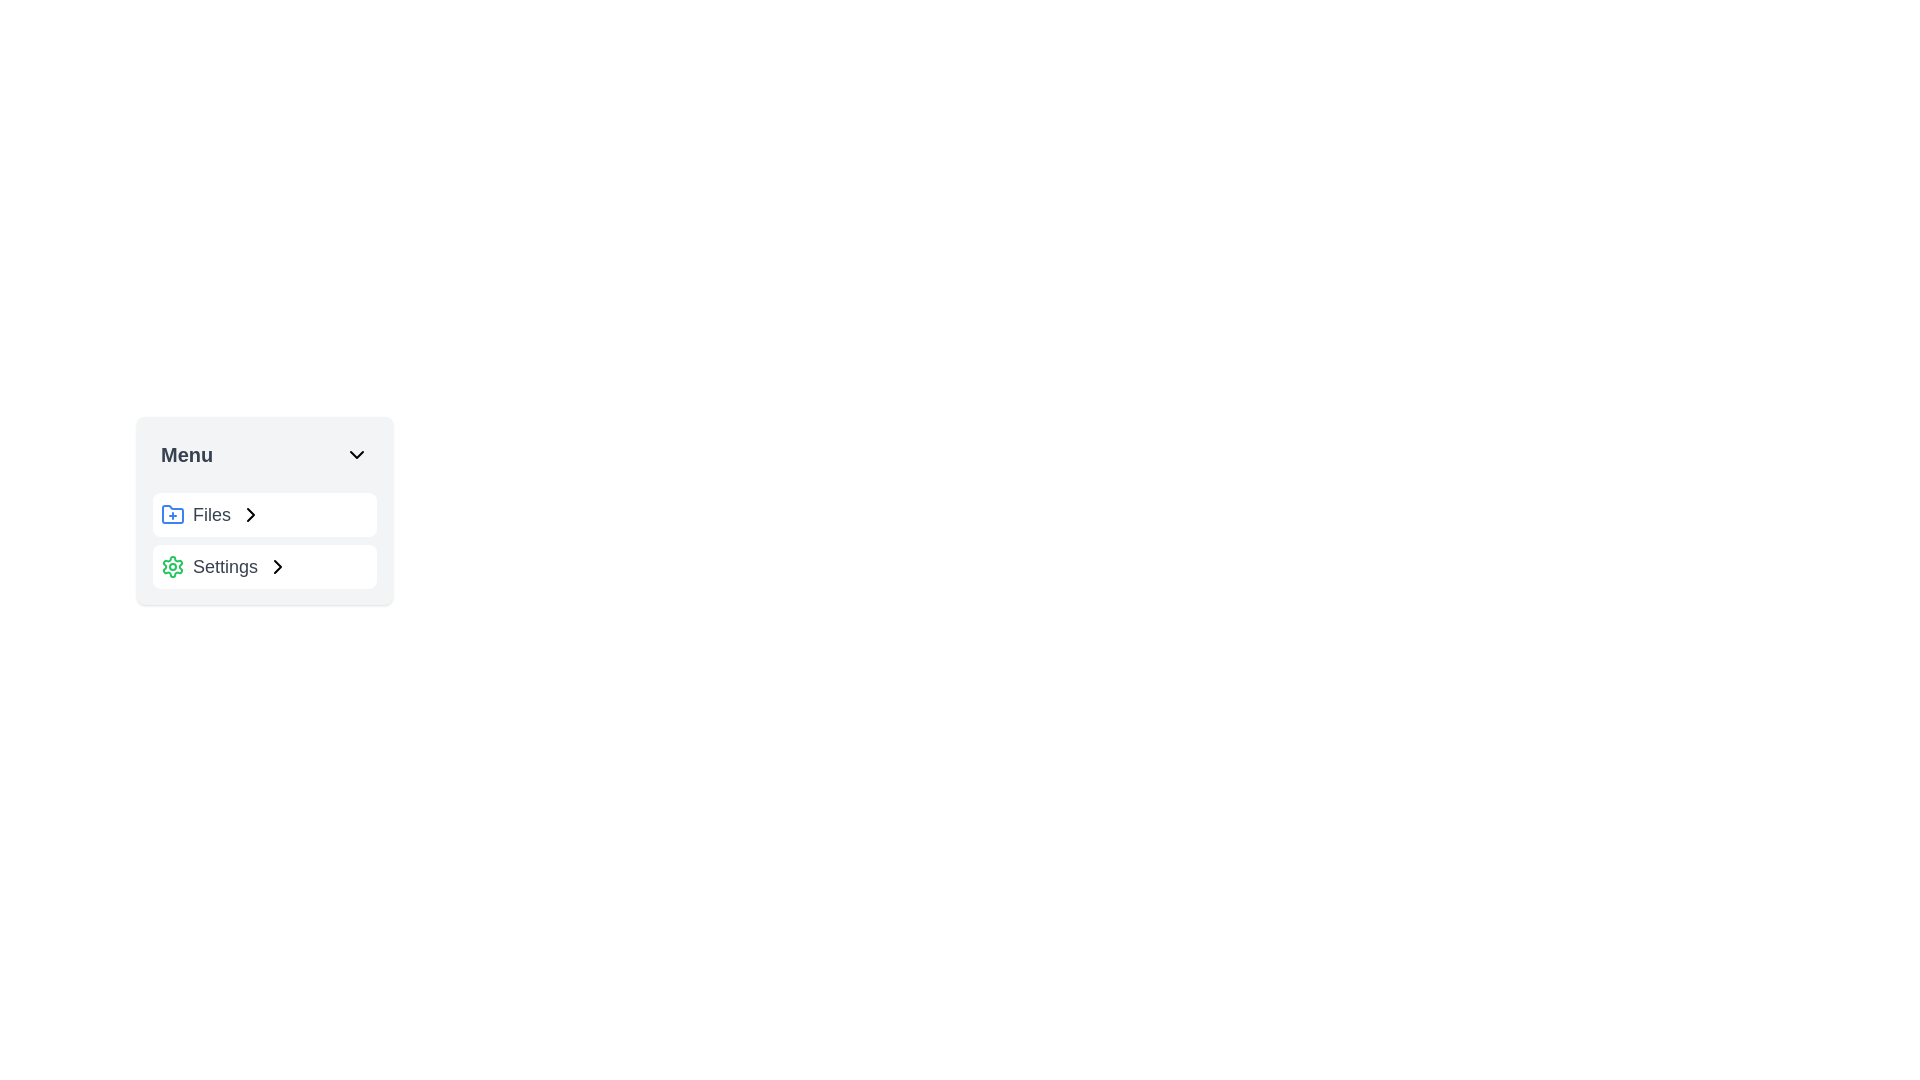  Describe the element at coordinates (187, 455) in the screenshot. I see `text from the 'Menu' label displayed in bold, large font at the top-left of the card-like structure` at that location.